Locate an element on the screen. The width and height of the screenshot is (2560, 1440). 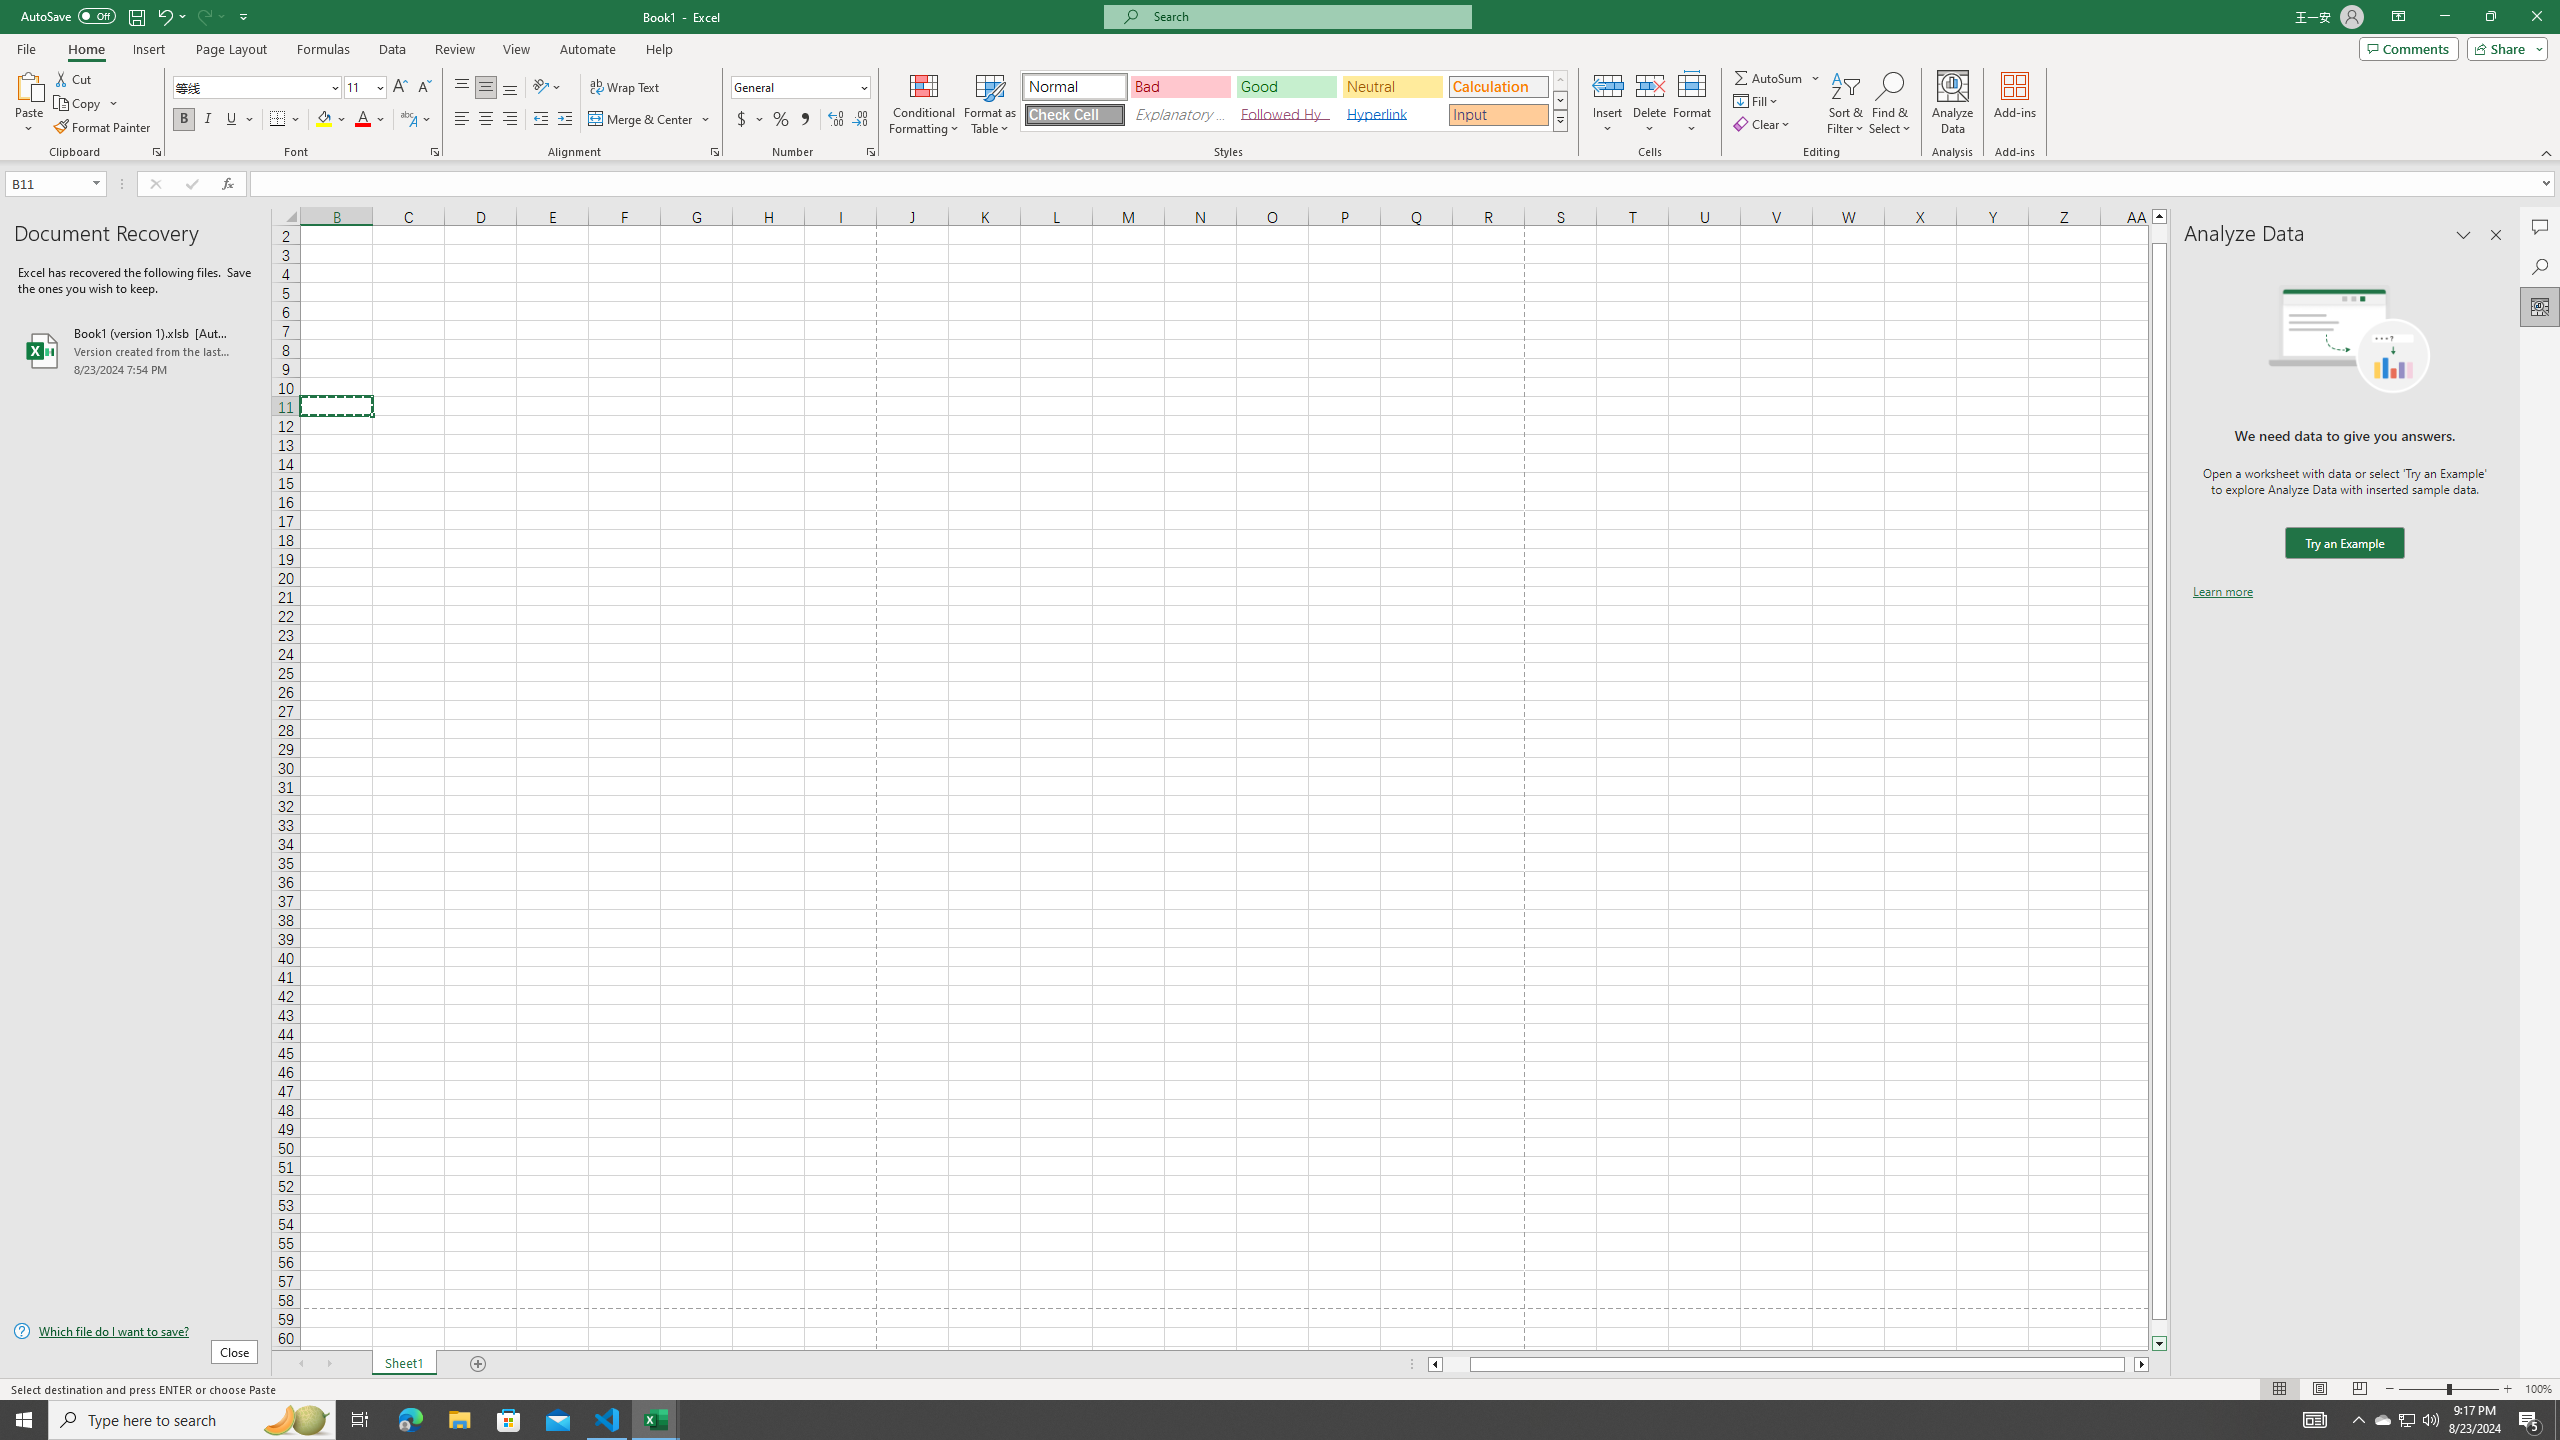
'Bottom Align' is located at coordinates (509, 87).